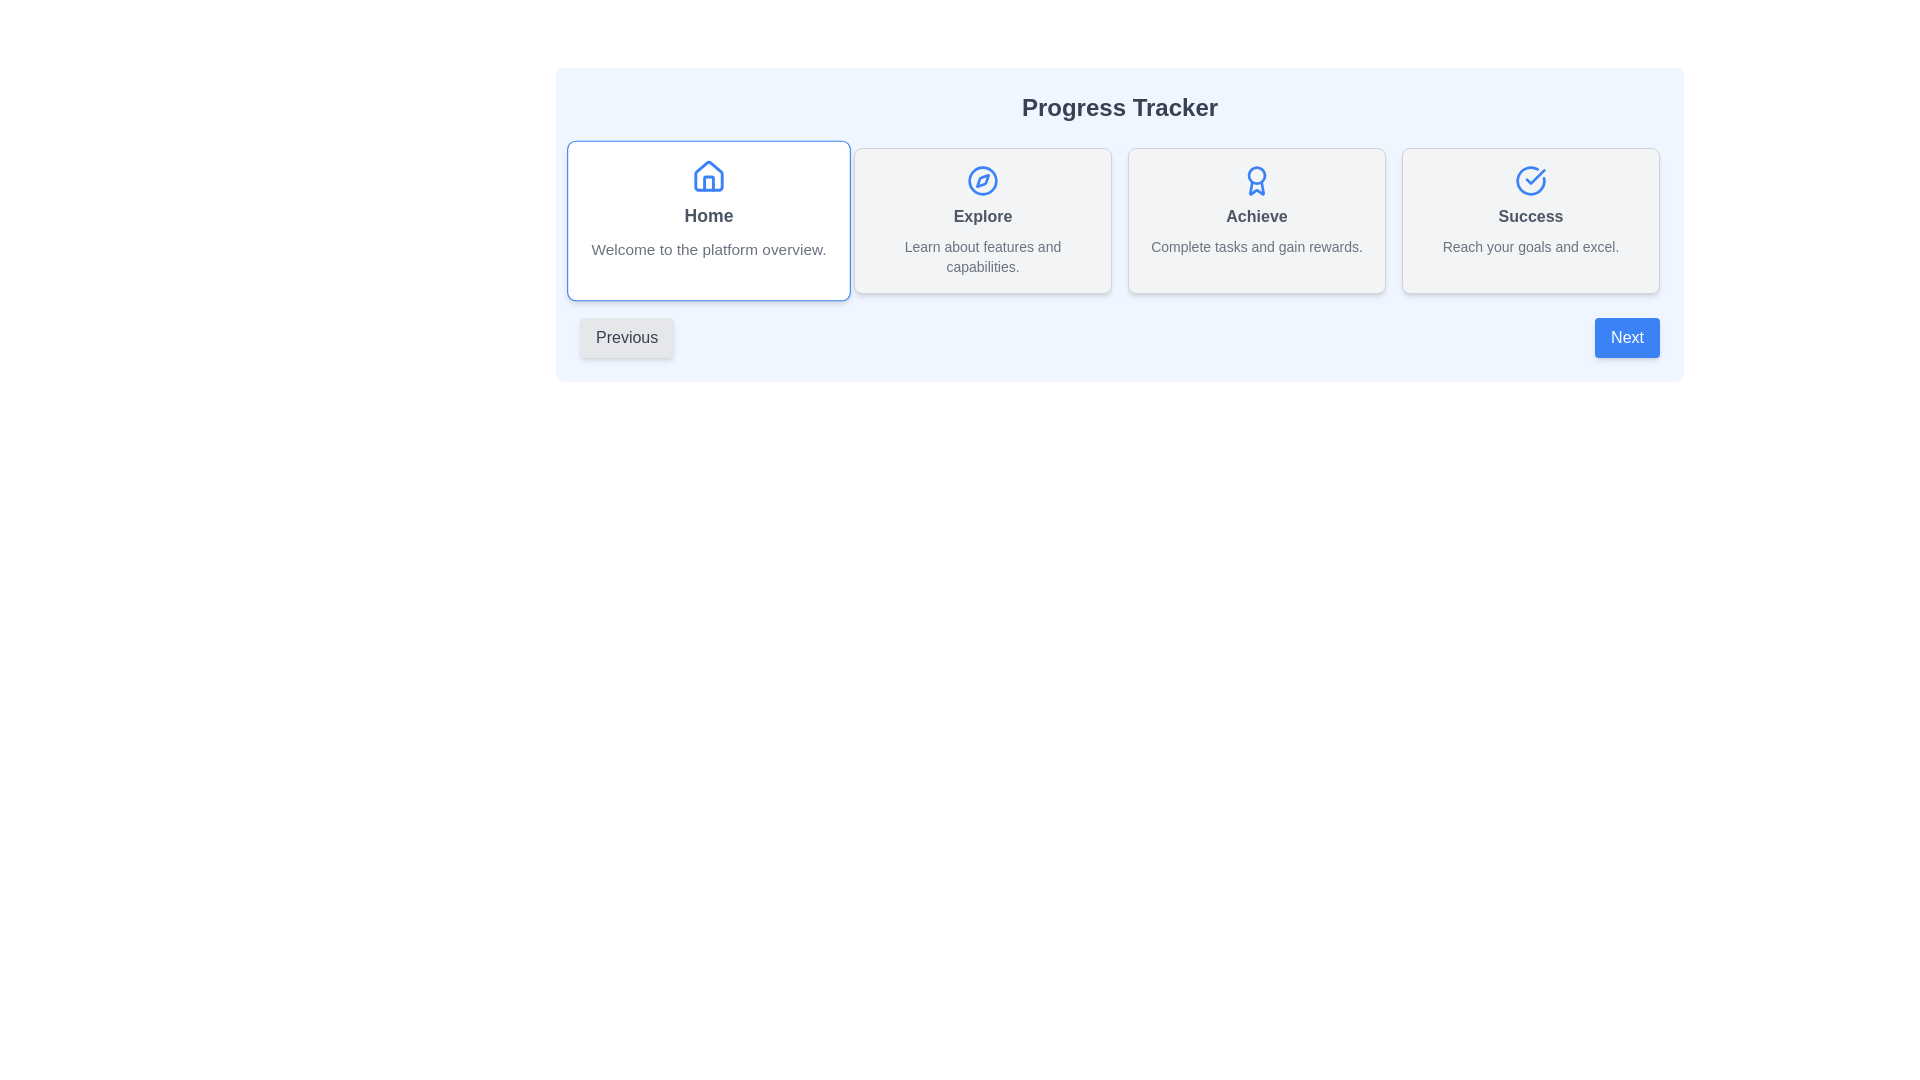 The width and height of the screenshot is (1920, 1080). What do you see at coordinates (1627, 337) in the screenshot?
I see `the 'Next' button with a bright blue background and white text to observe the hover effect` at bounding box center [1627, 337].